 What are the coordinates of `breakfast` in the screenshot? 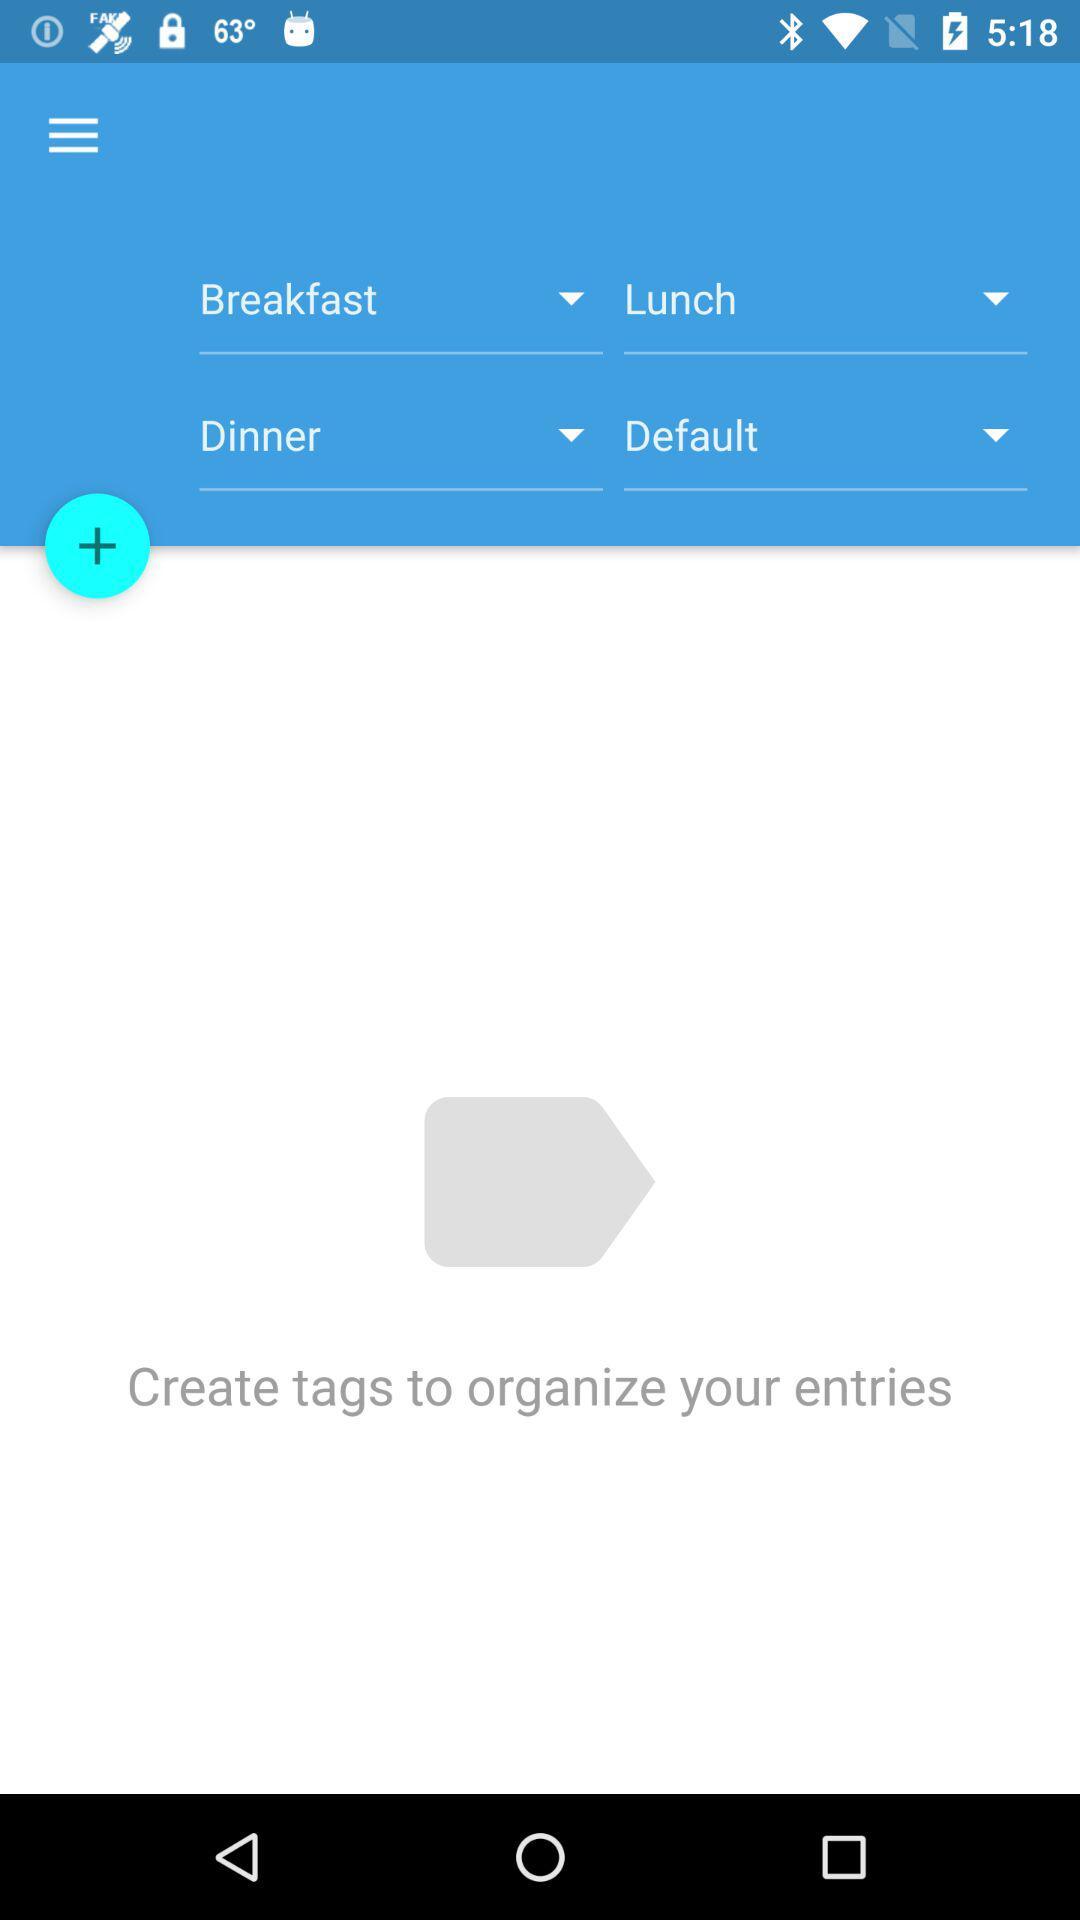 It's located at (401, 308).